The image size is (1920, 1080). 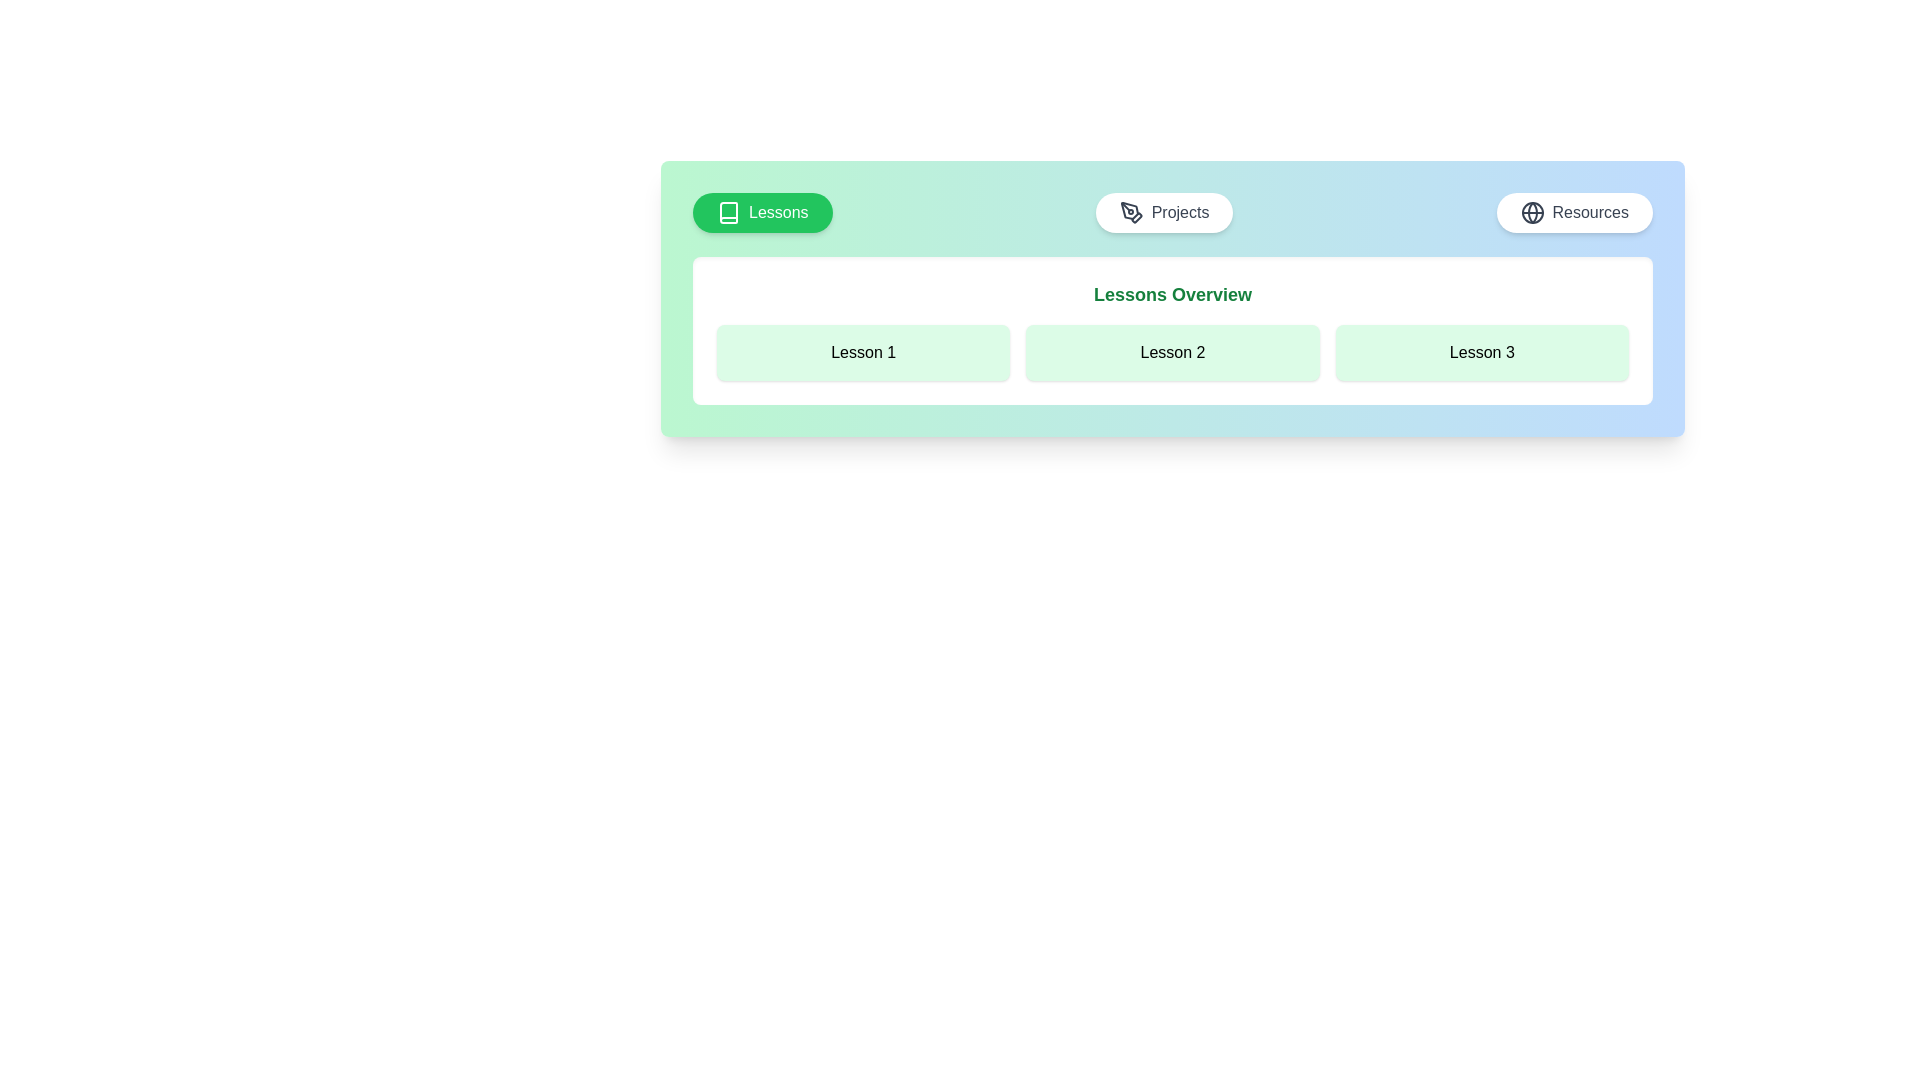 What do you see at coordinates (1129, 211) in the screenshot?
I see `the 'Projects' icon graphic component in the horizontal navigation bar` at bounding box center [1129, 211].